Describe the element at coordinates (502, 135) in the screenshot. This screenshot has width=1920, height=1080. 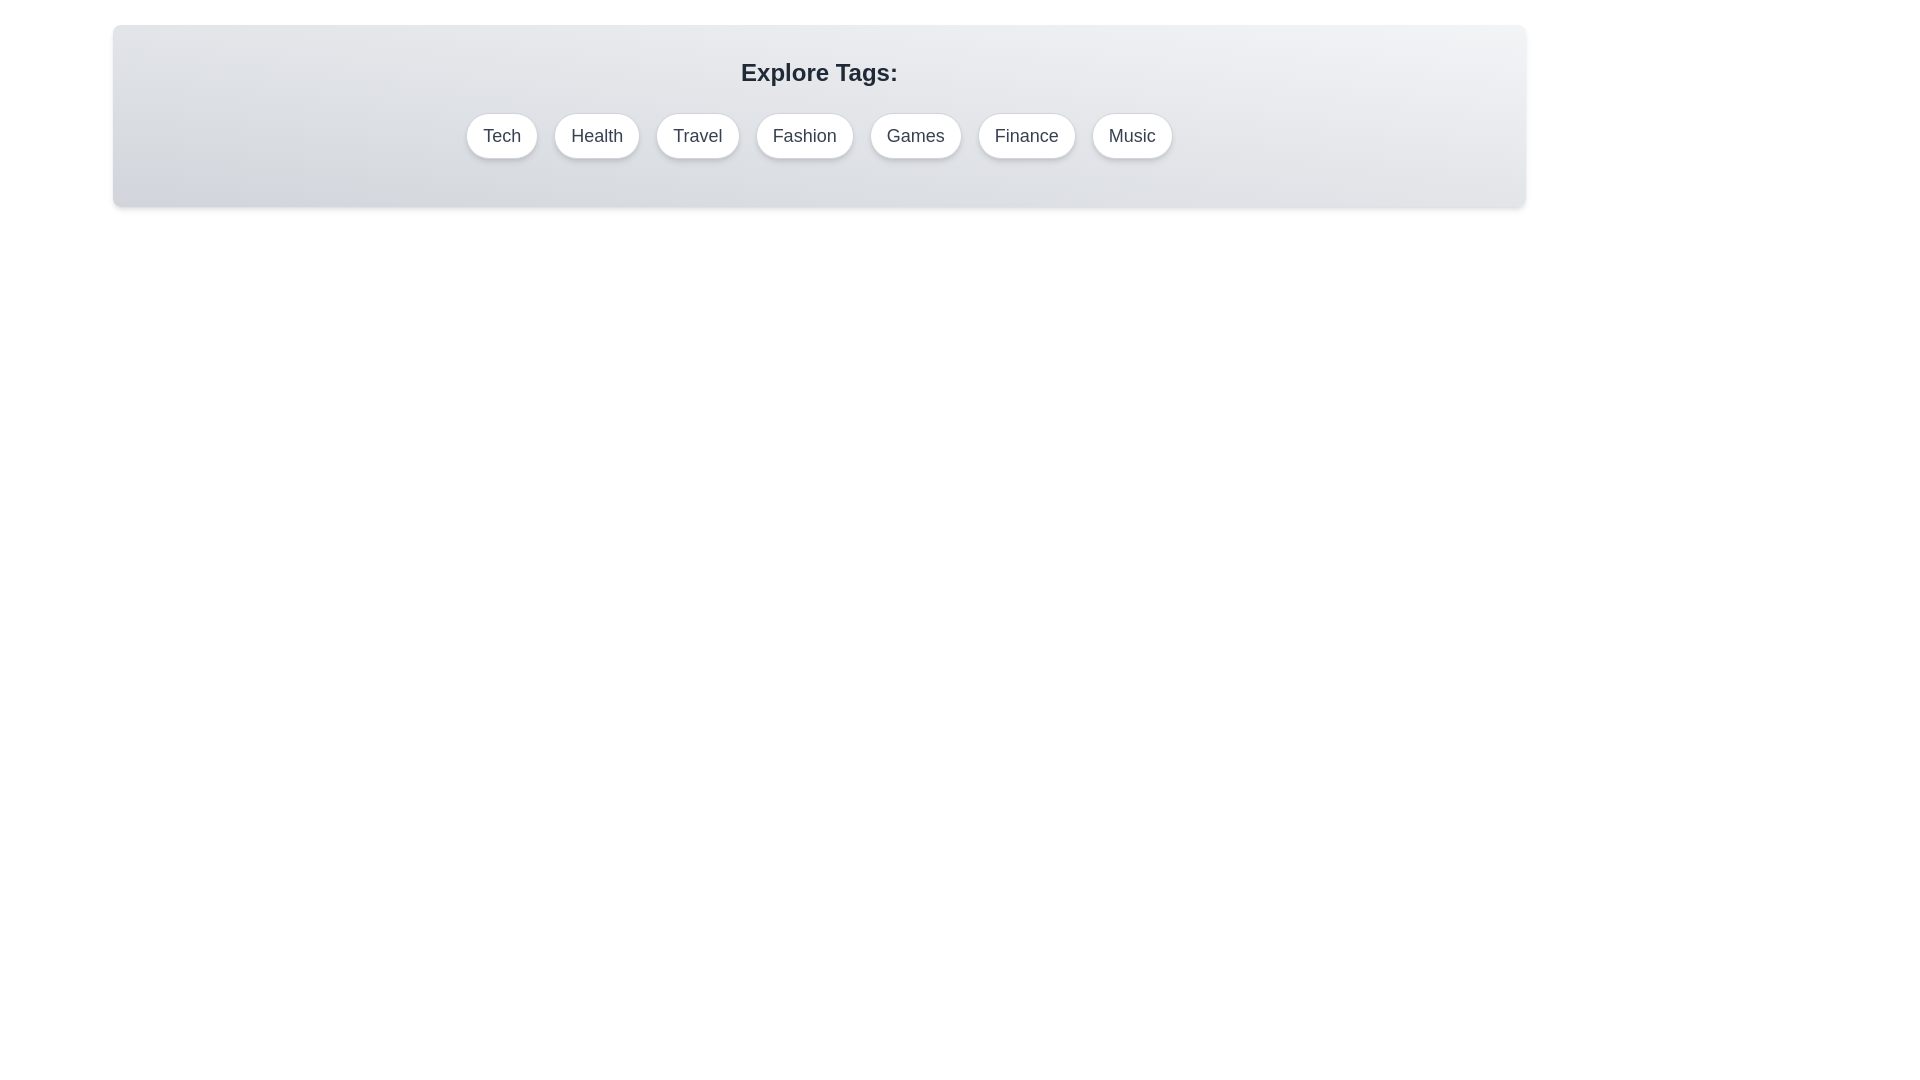
I see `the tag labeled Tech to select it` at that location.